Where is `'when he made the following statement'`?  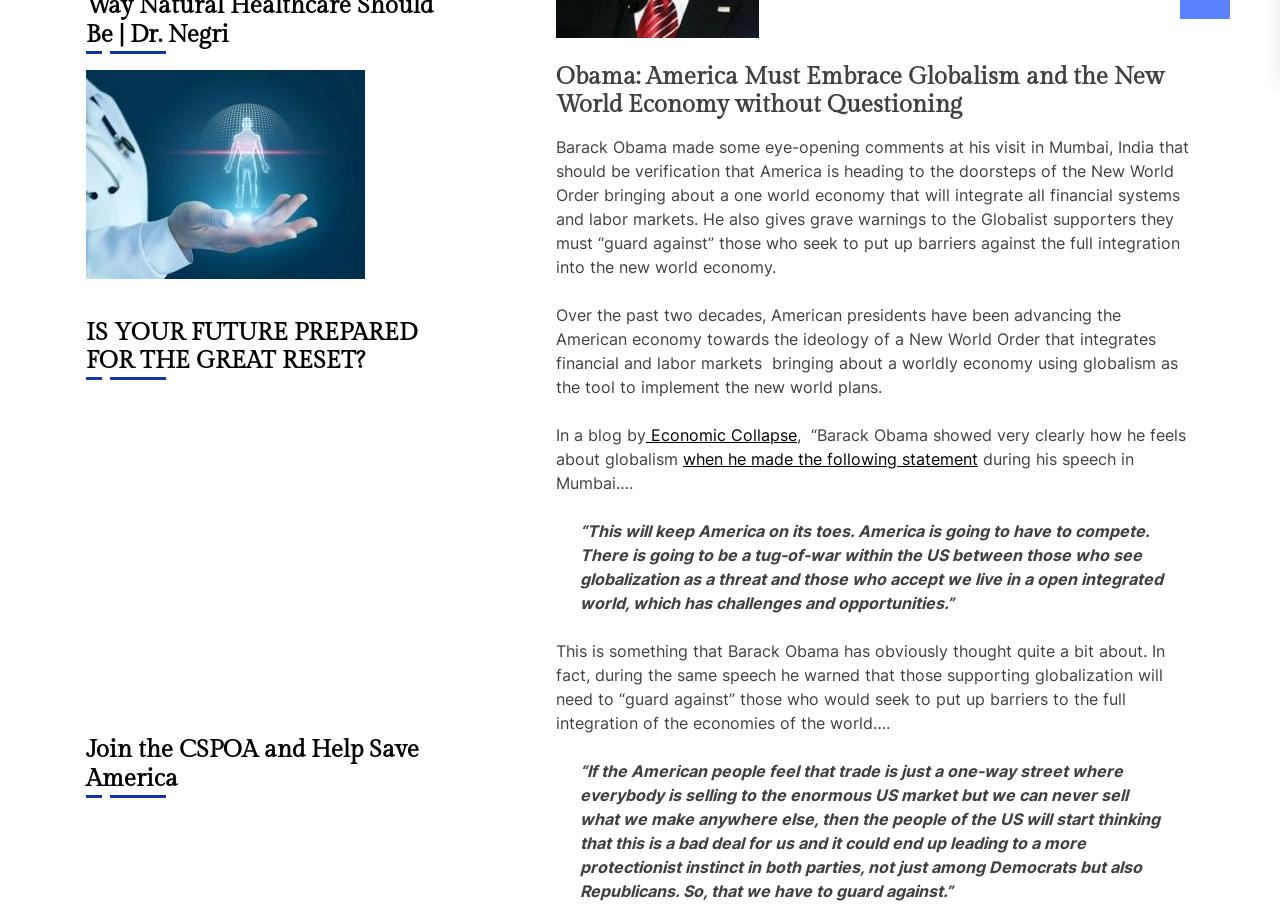 'when he made the following statement' is located at coordinates (830, 459).